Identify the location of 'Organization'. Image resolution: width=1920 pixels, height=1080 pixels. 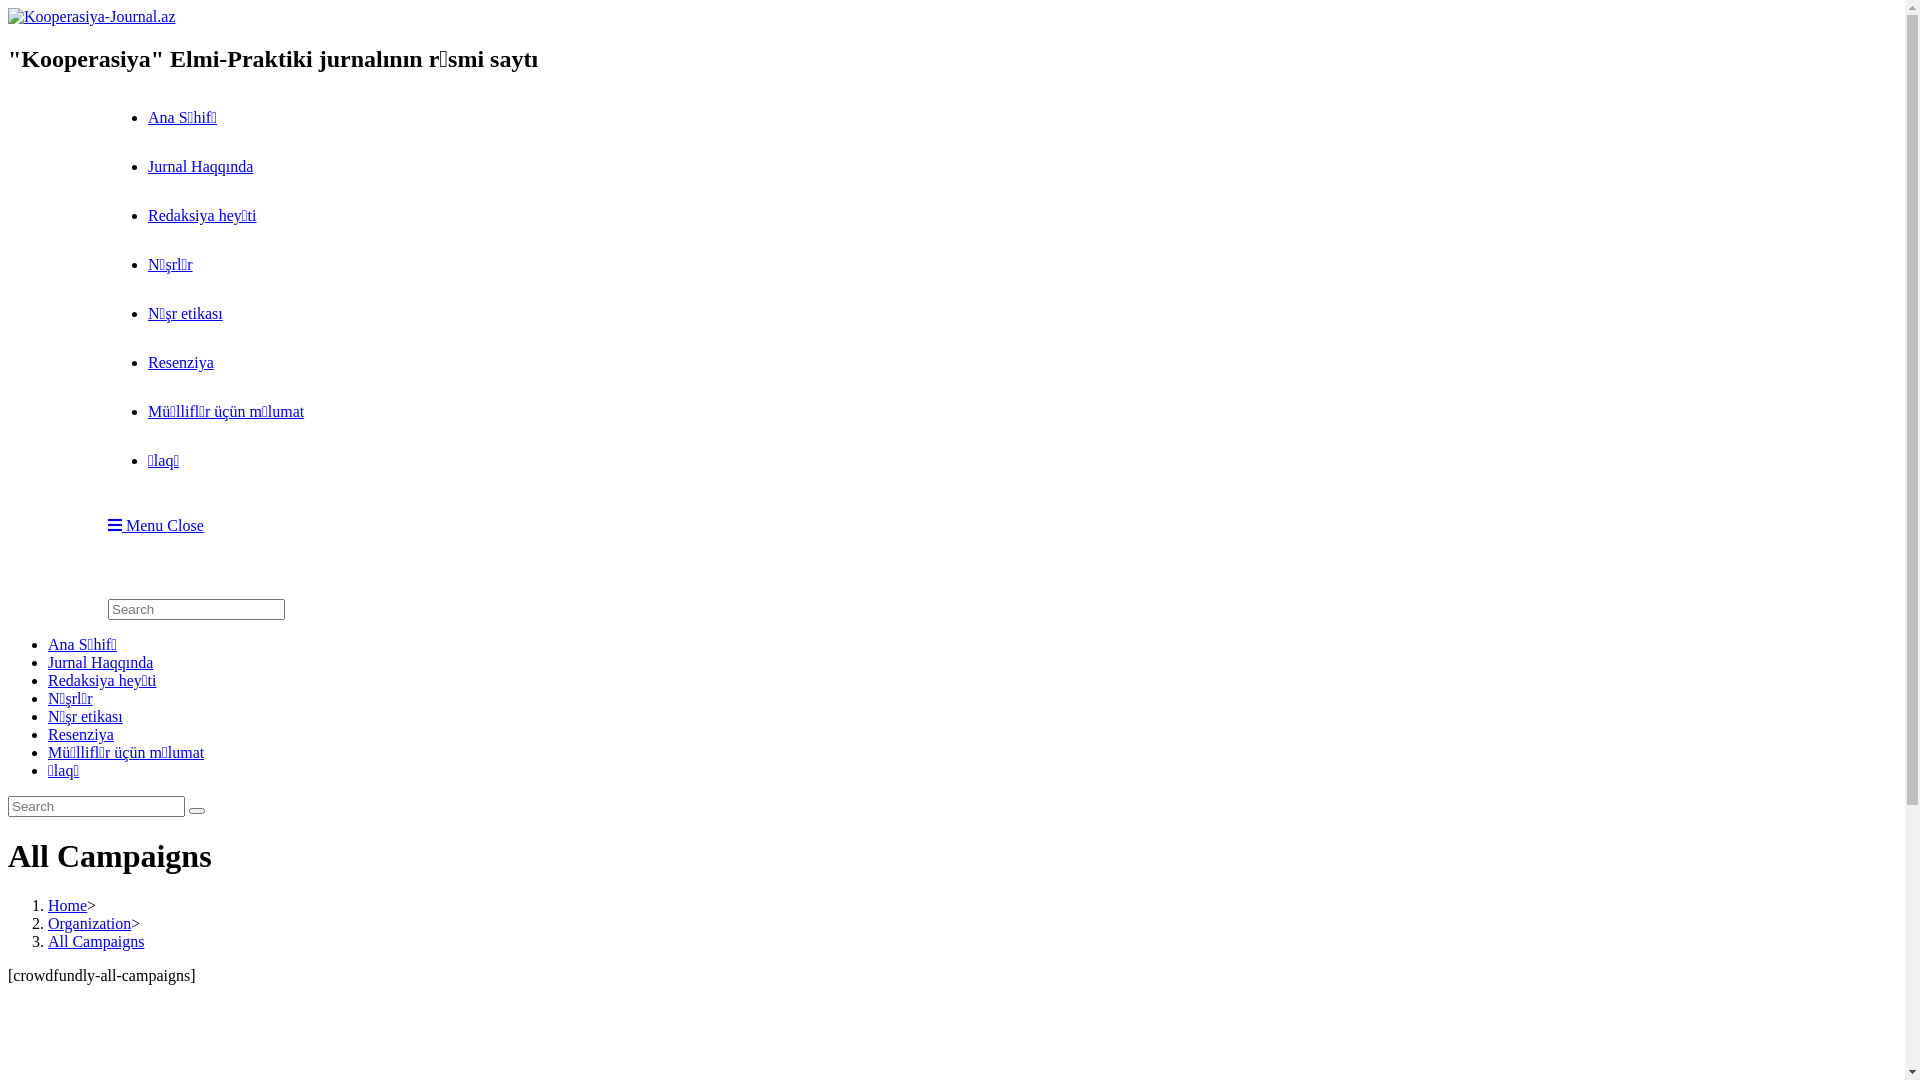
(88, 923).